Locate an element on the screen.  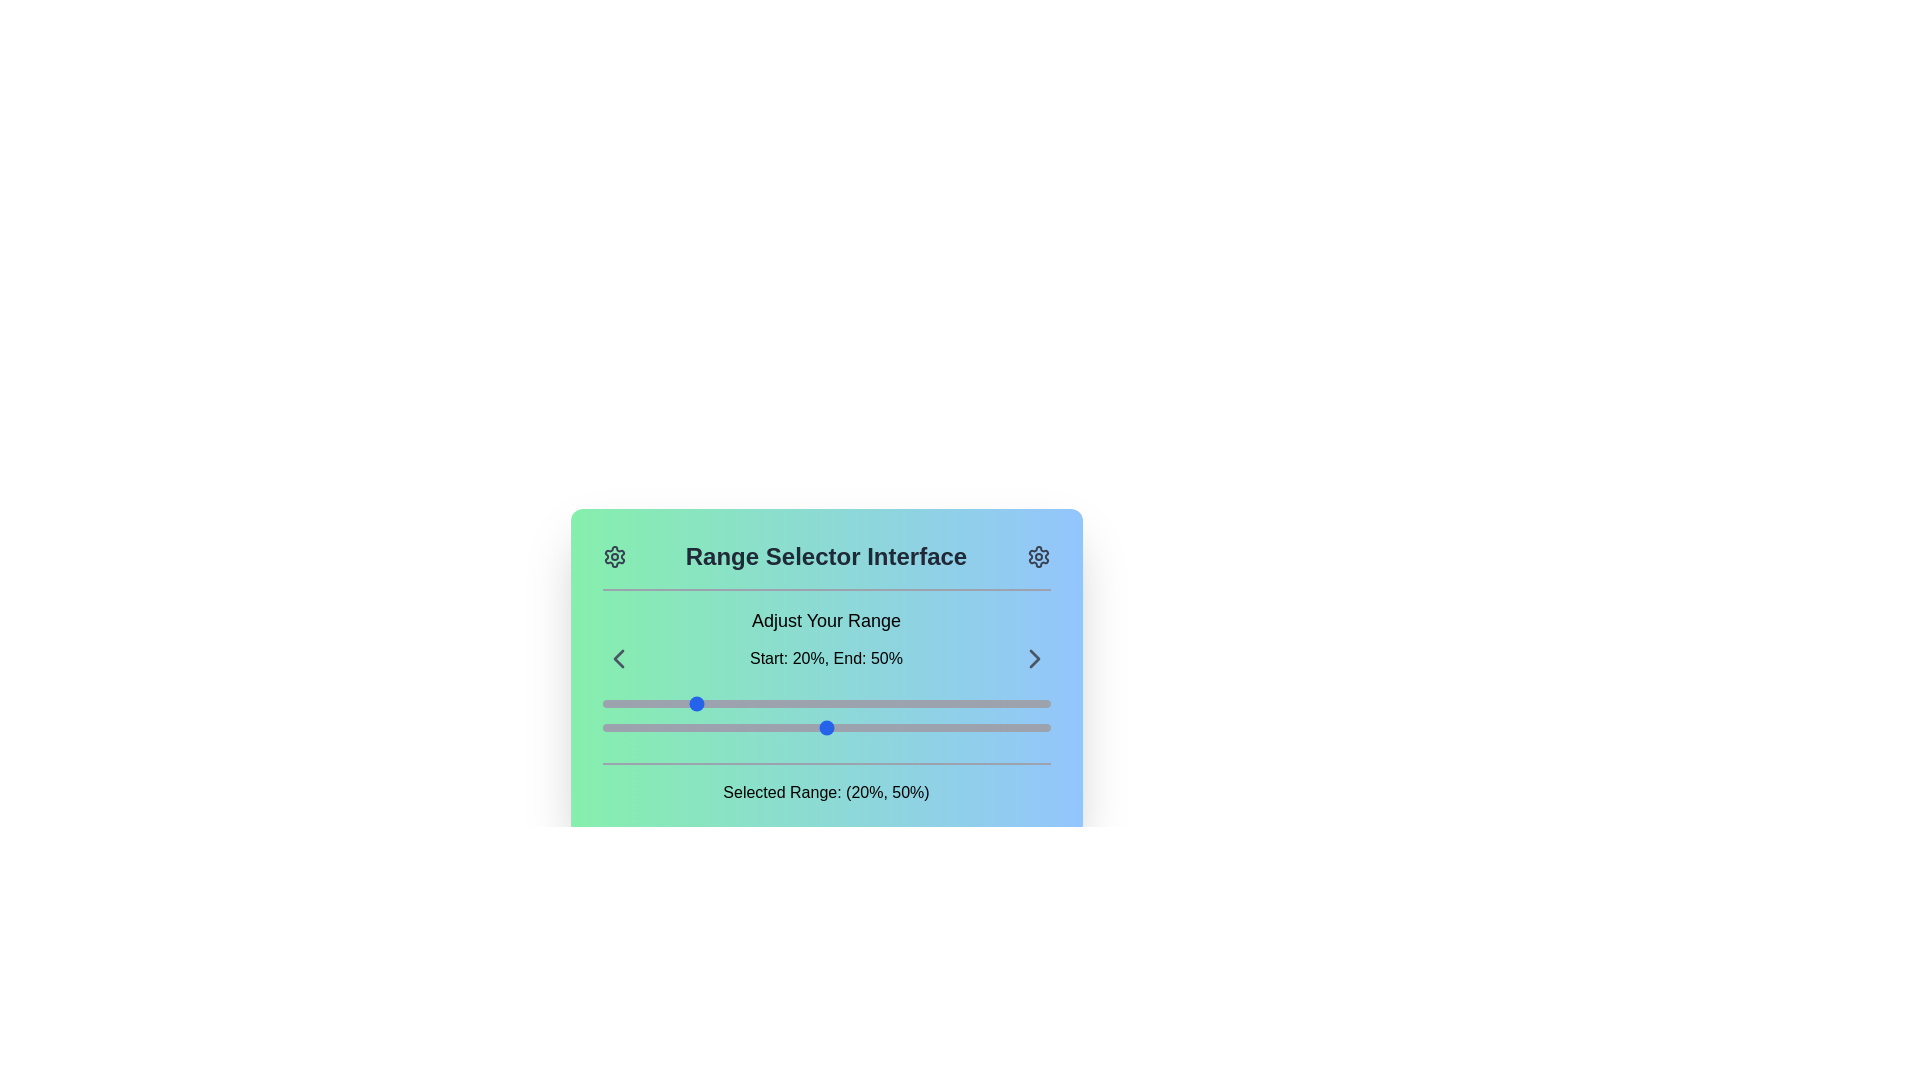
the slider is located at coordinates (915, 703).